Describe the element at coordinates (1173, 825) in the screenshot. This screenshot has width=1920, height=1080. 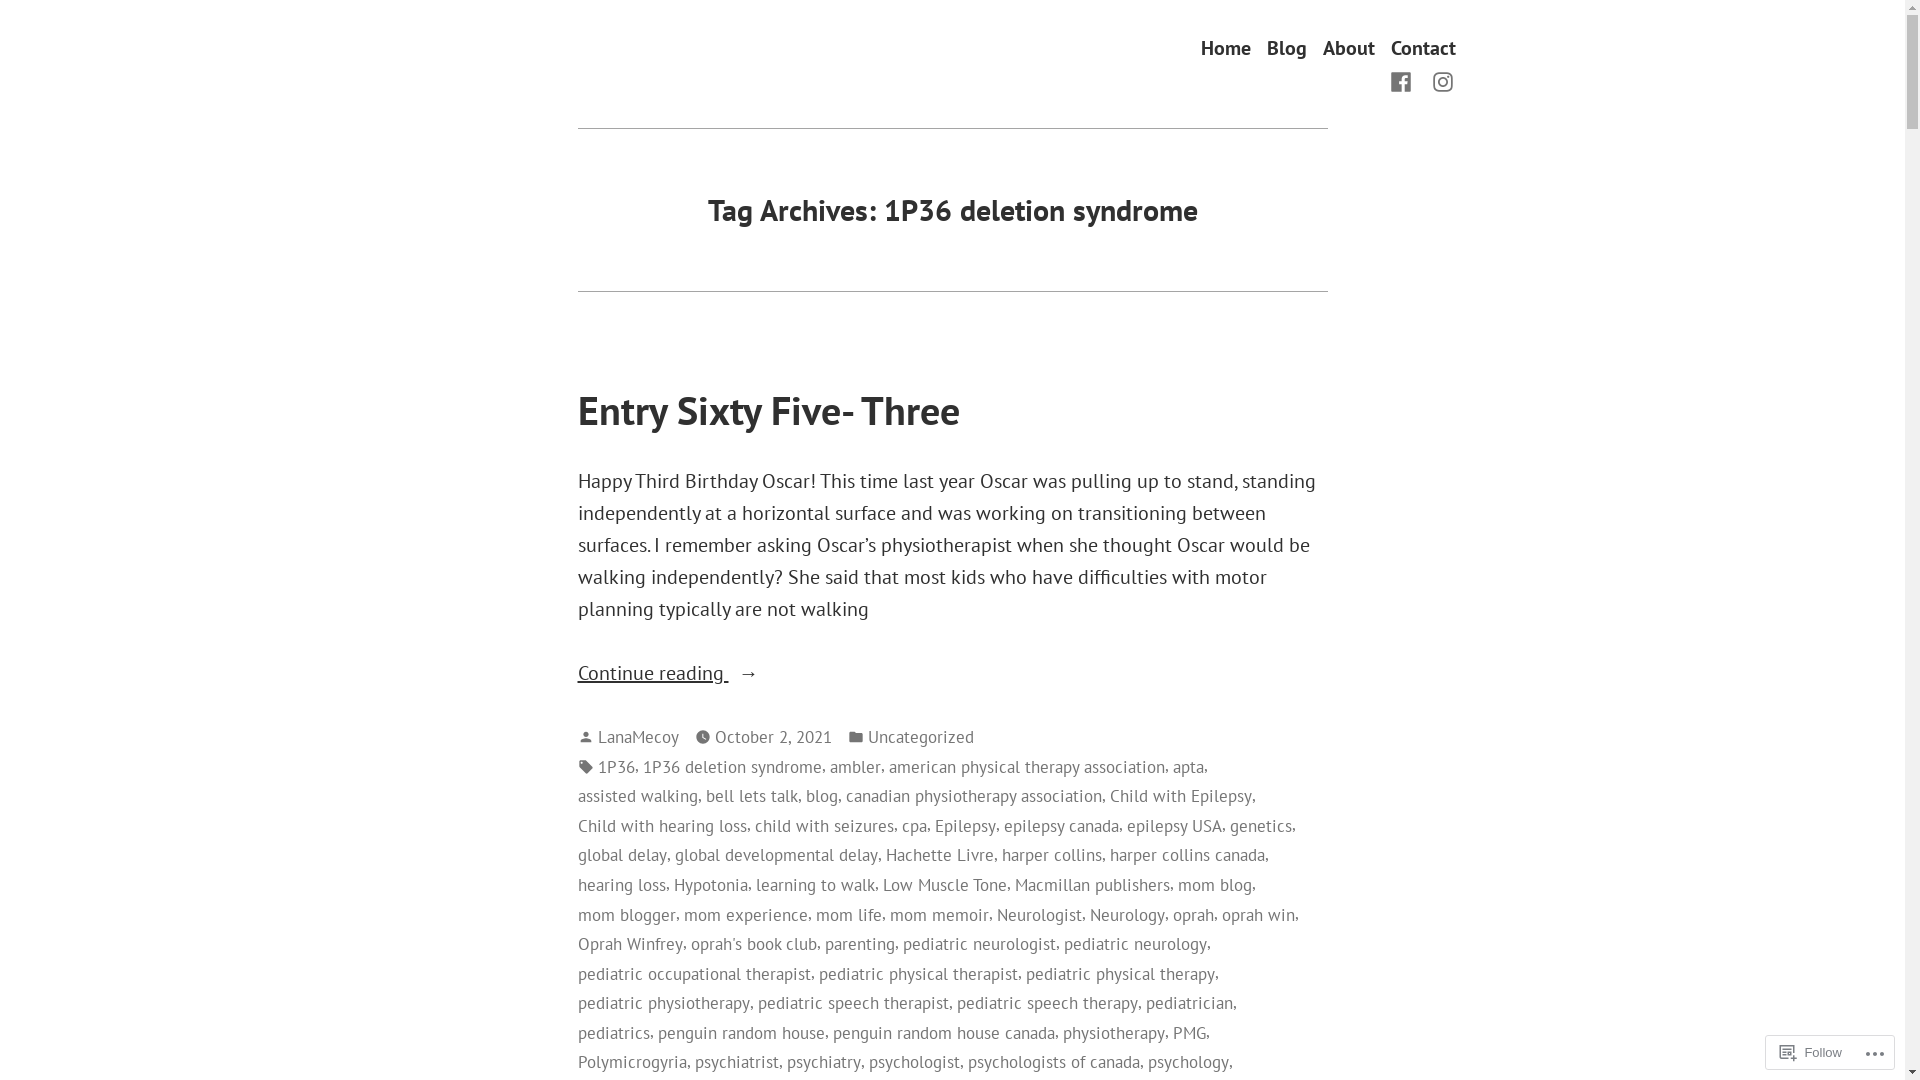
I see `'epilepsy USA'` at that location.